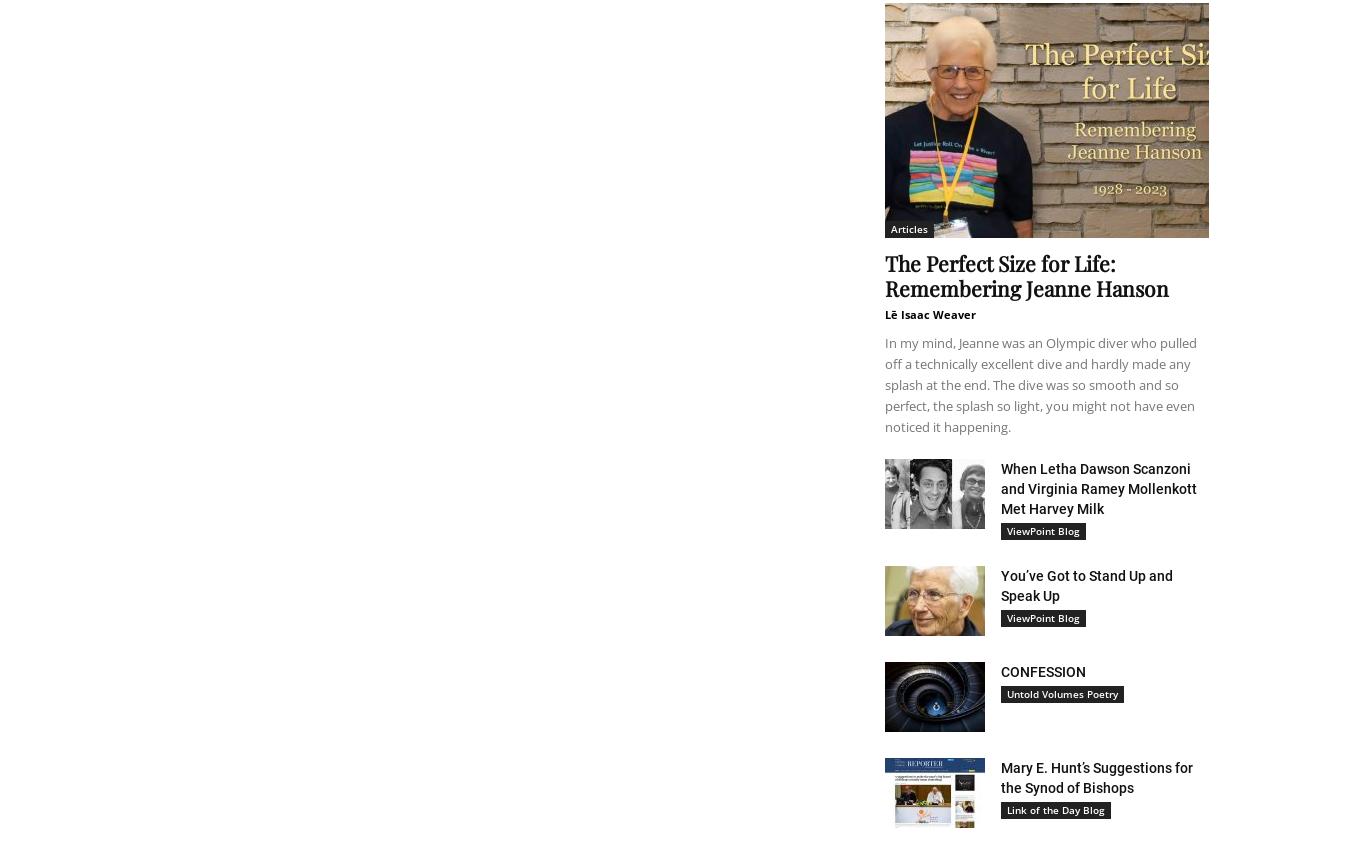  Describe the element at coordinates (1062, 693) in the screenshot. I see `'Untold Volumes Poetry'` at that location.